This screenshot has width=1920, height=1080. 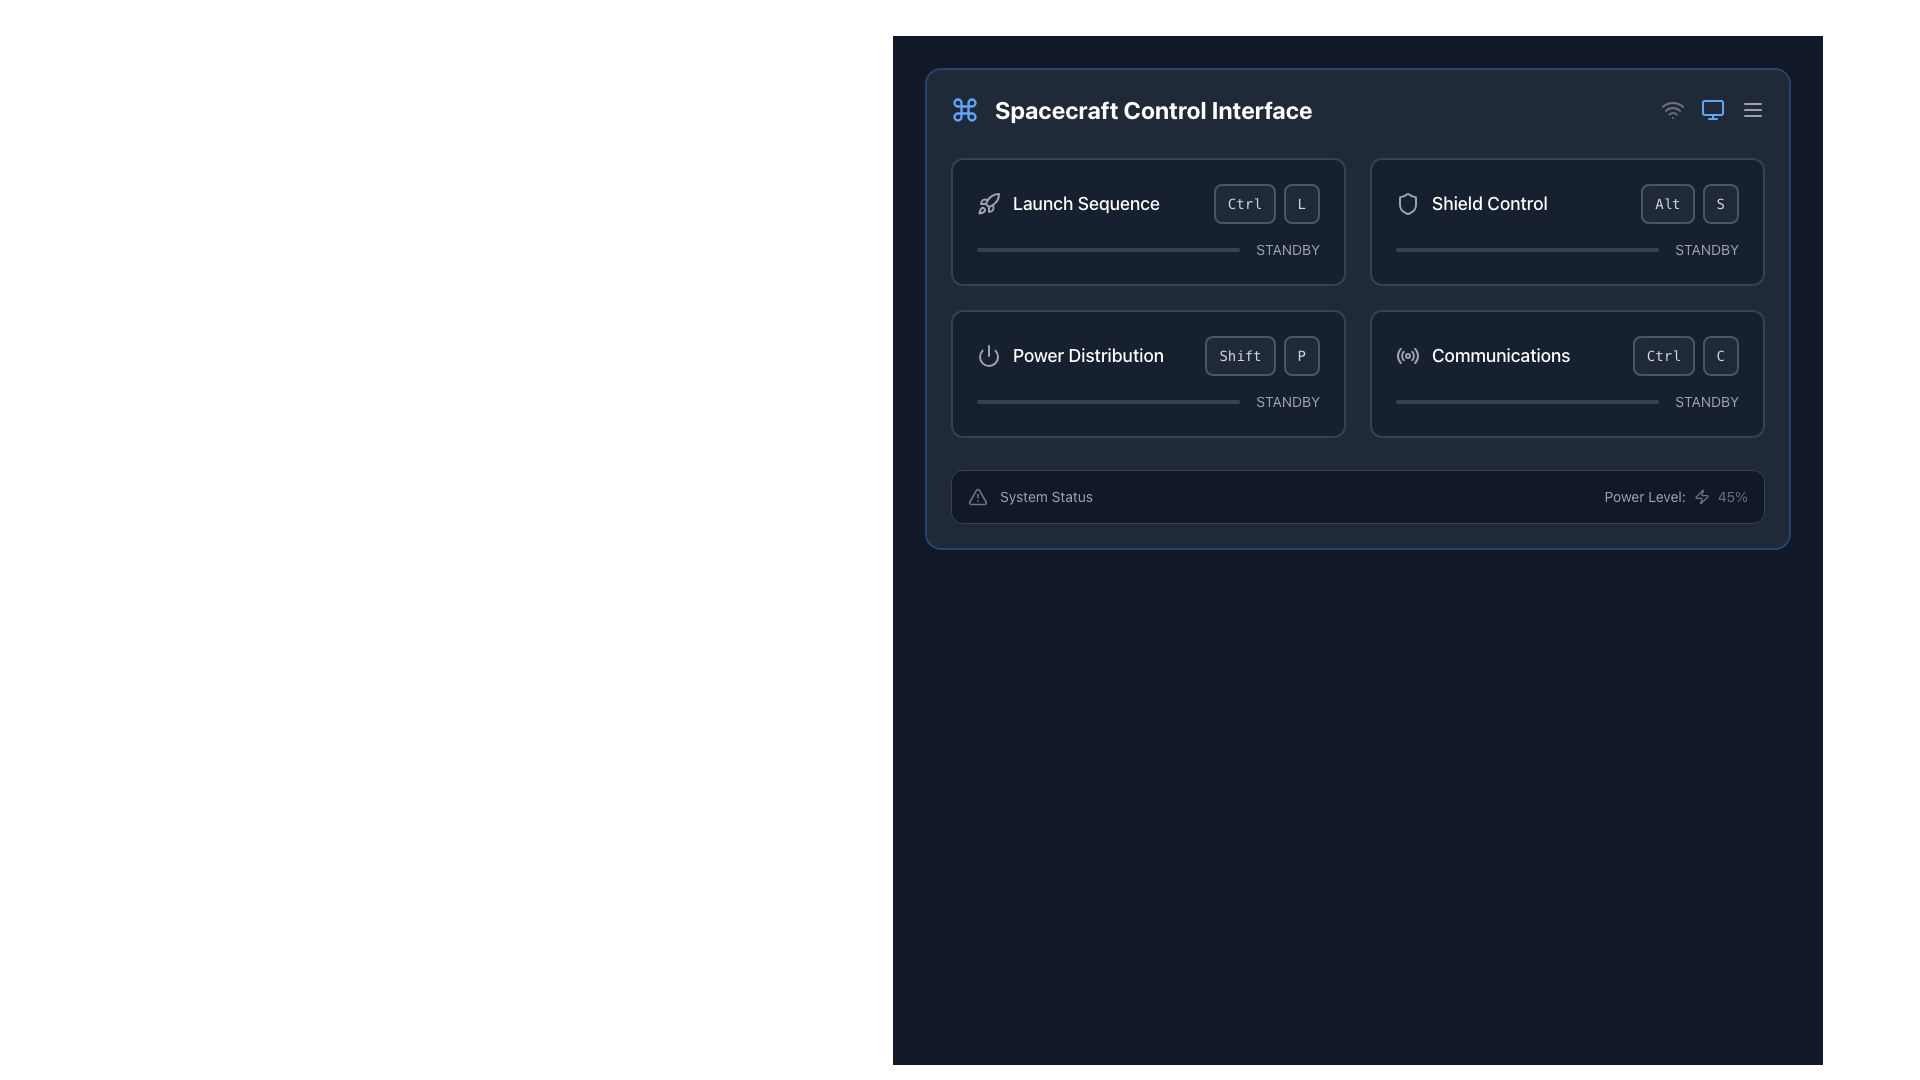 What do you see at coordinates (1666, 204) in the screenshot?
I see `the rounded rectangular button labeled 'Alt' with a dark gray background and light gray text, located in the 'Shield Control' section` at bounding box center [1666, 204].